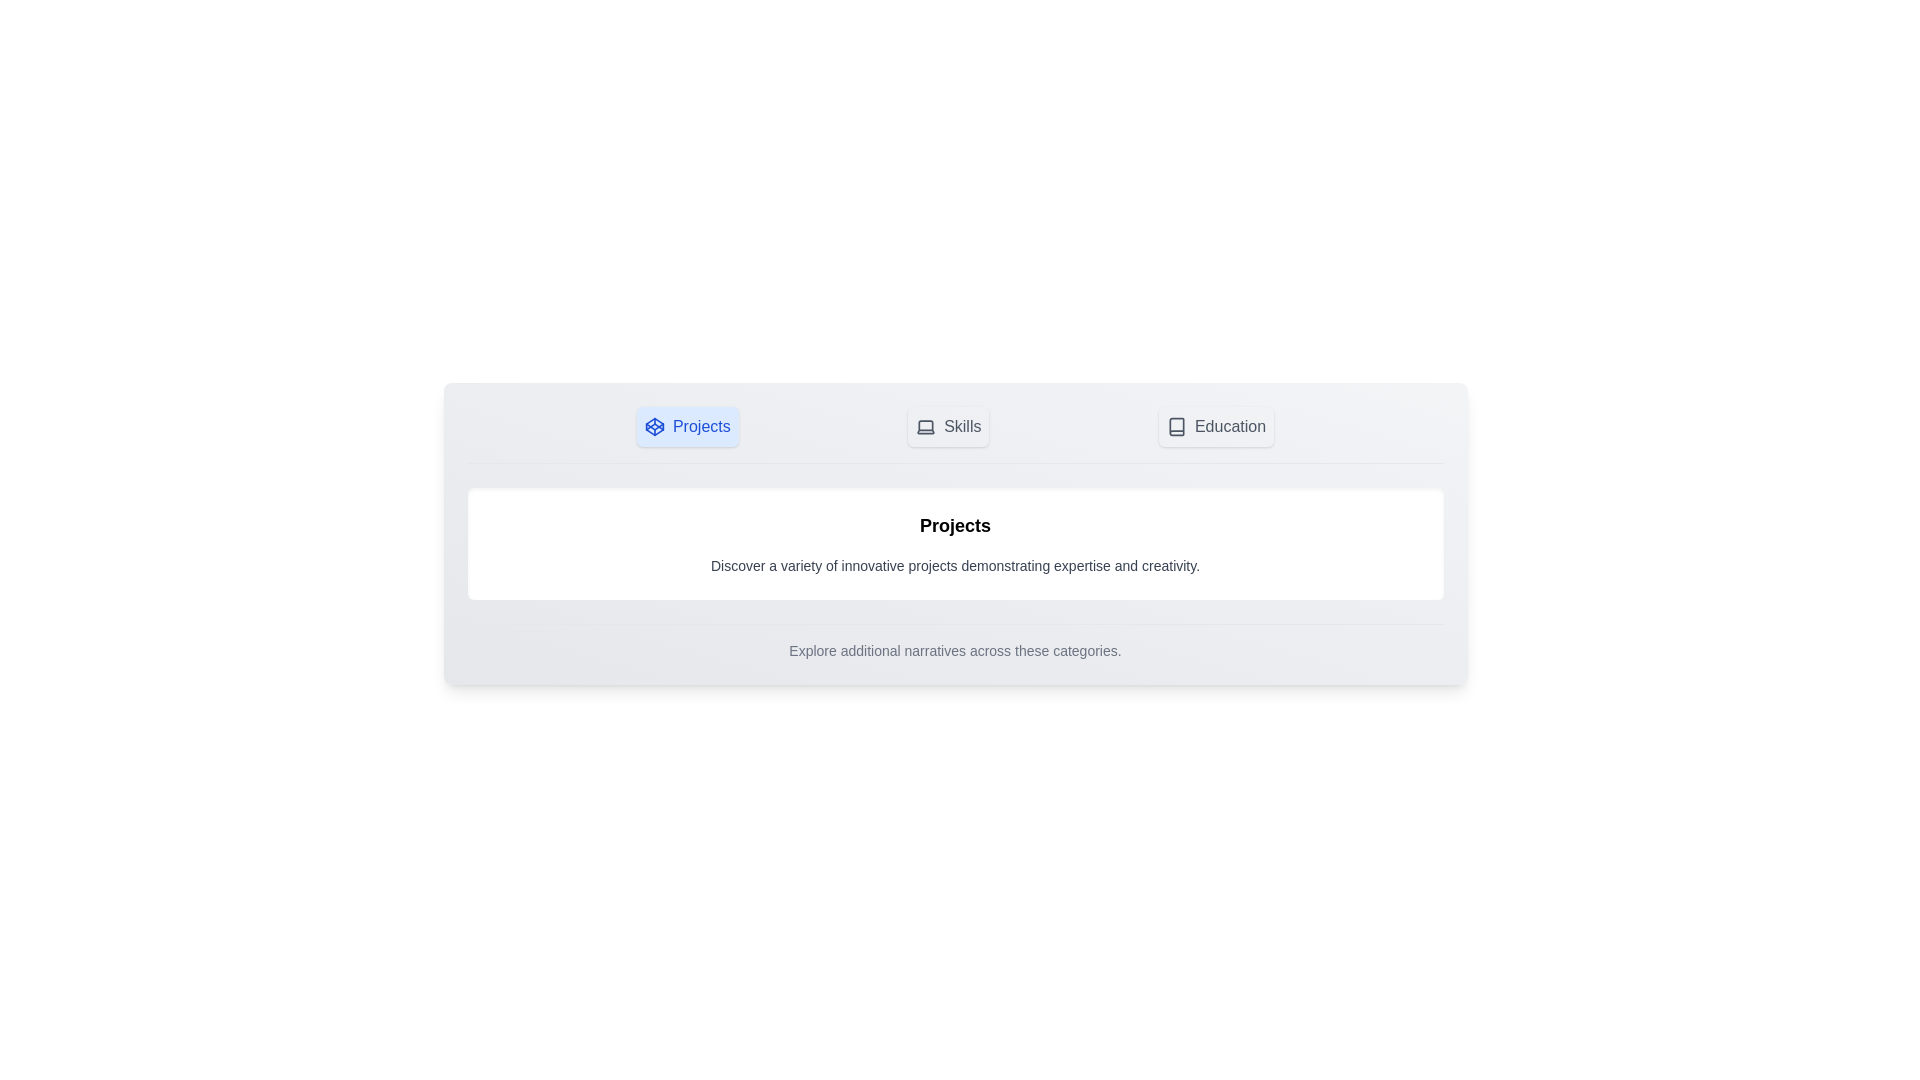 This screenshot has width=1920, height=1080. Describe the element at coordinates (925, 426) in the screenshot. I see `the 'Skills' button icon, which visually represents the skills functionality and is located centrally at the top section of the interface, between 'Projects' and 'Education'` at that location.